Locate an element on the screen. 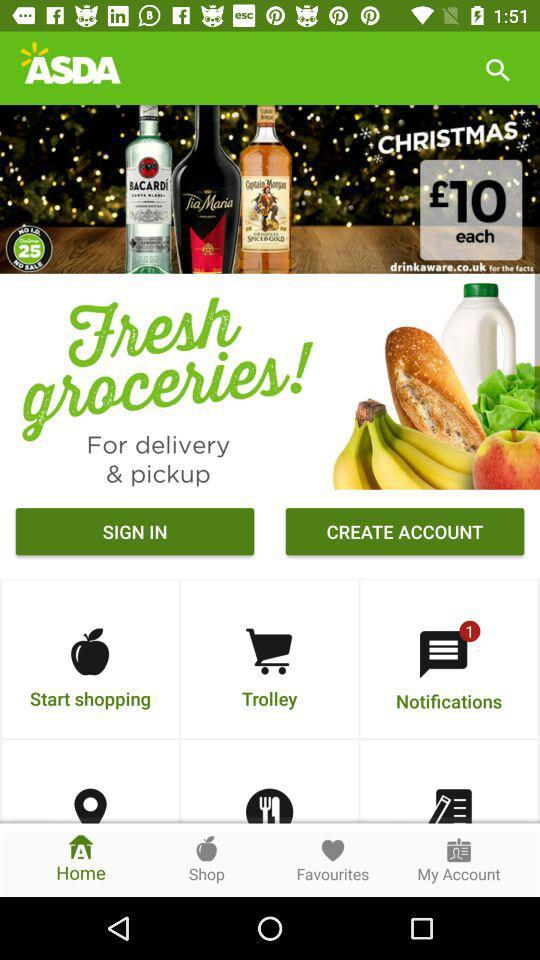 Image resolution: width=540 pixels, height=960 pixels. the apple icon under sign in is located at coordinates (89, 651).